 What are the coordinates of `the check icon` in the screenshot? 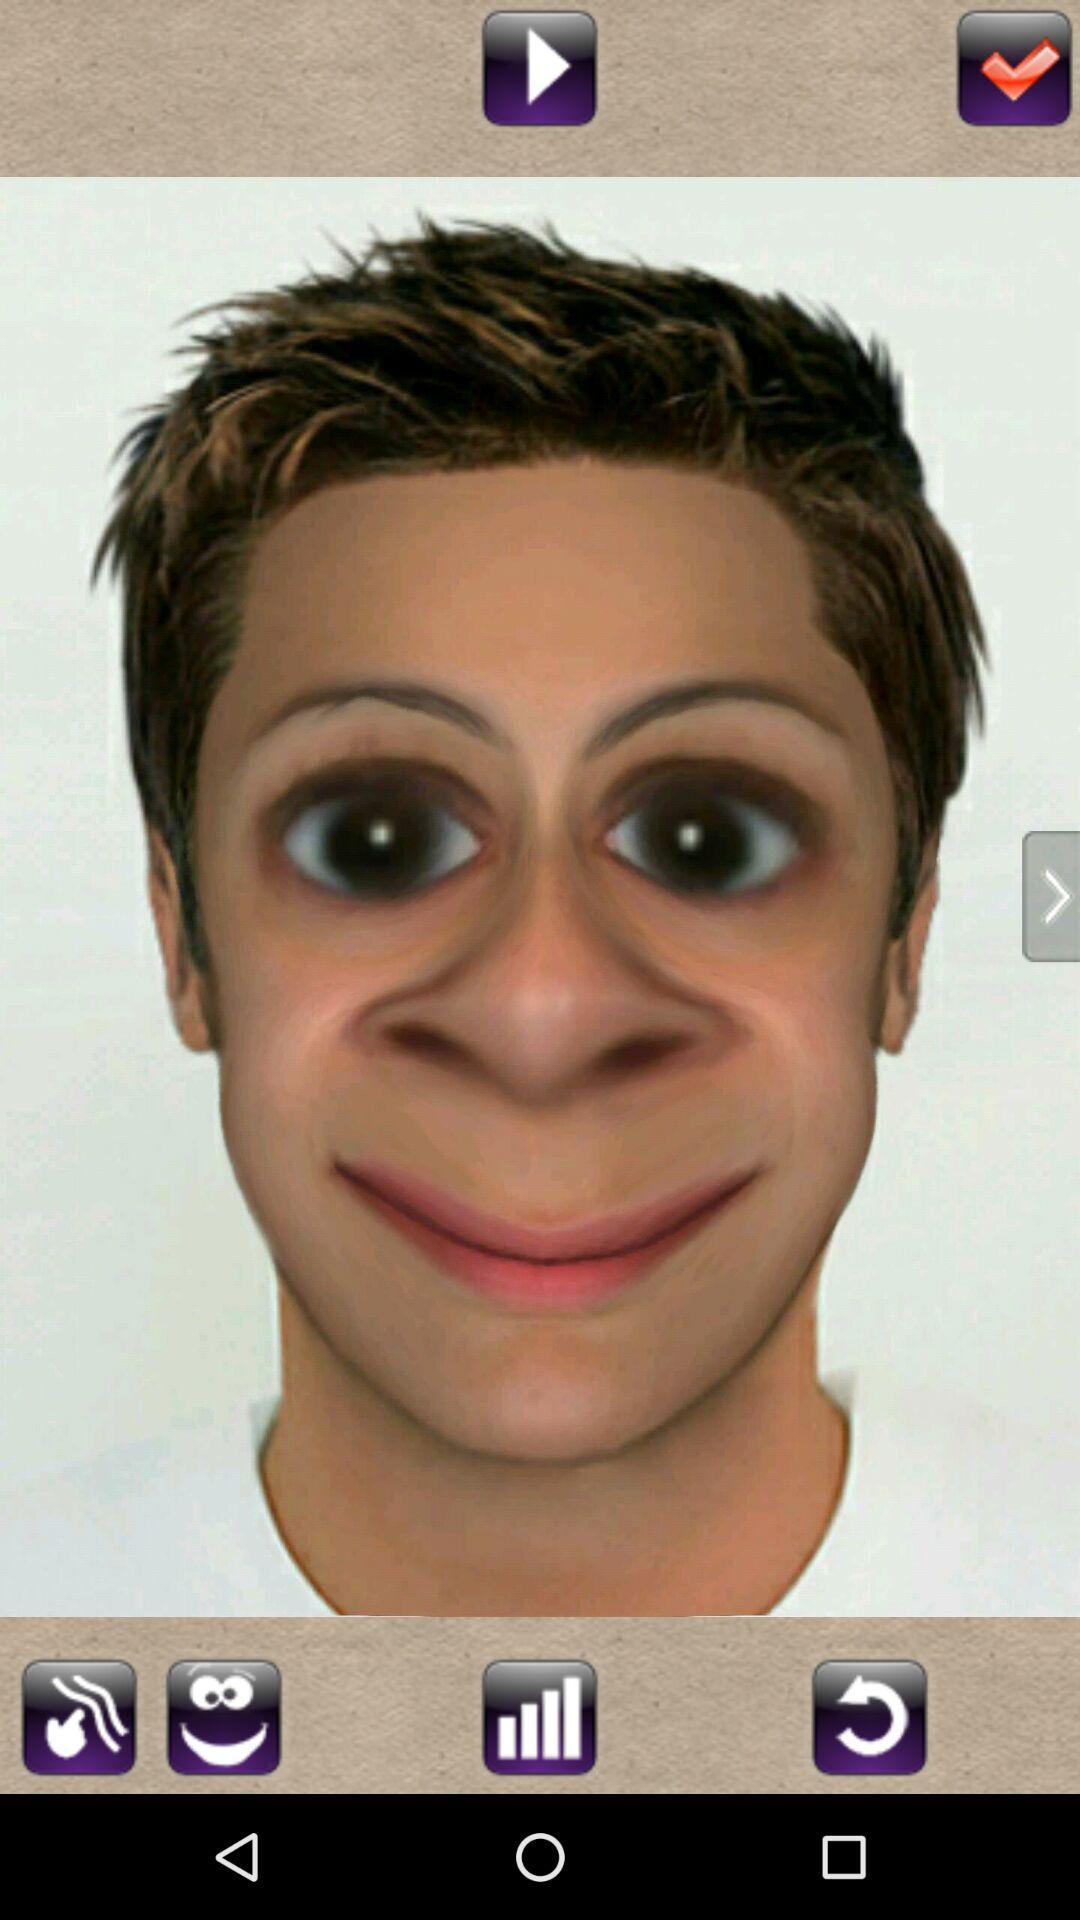 It's located at (1014, 70).